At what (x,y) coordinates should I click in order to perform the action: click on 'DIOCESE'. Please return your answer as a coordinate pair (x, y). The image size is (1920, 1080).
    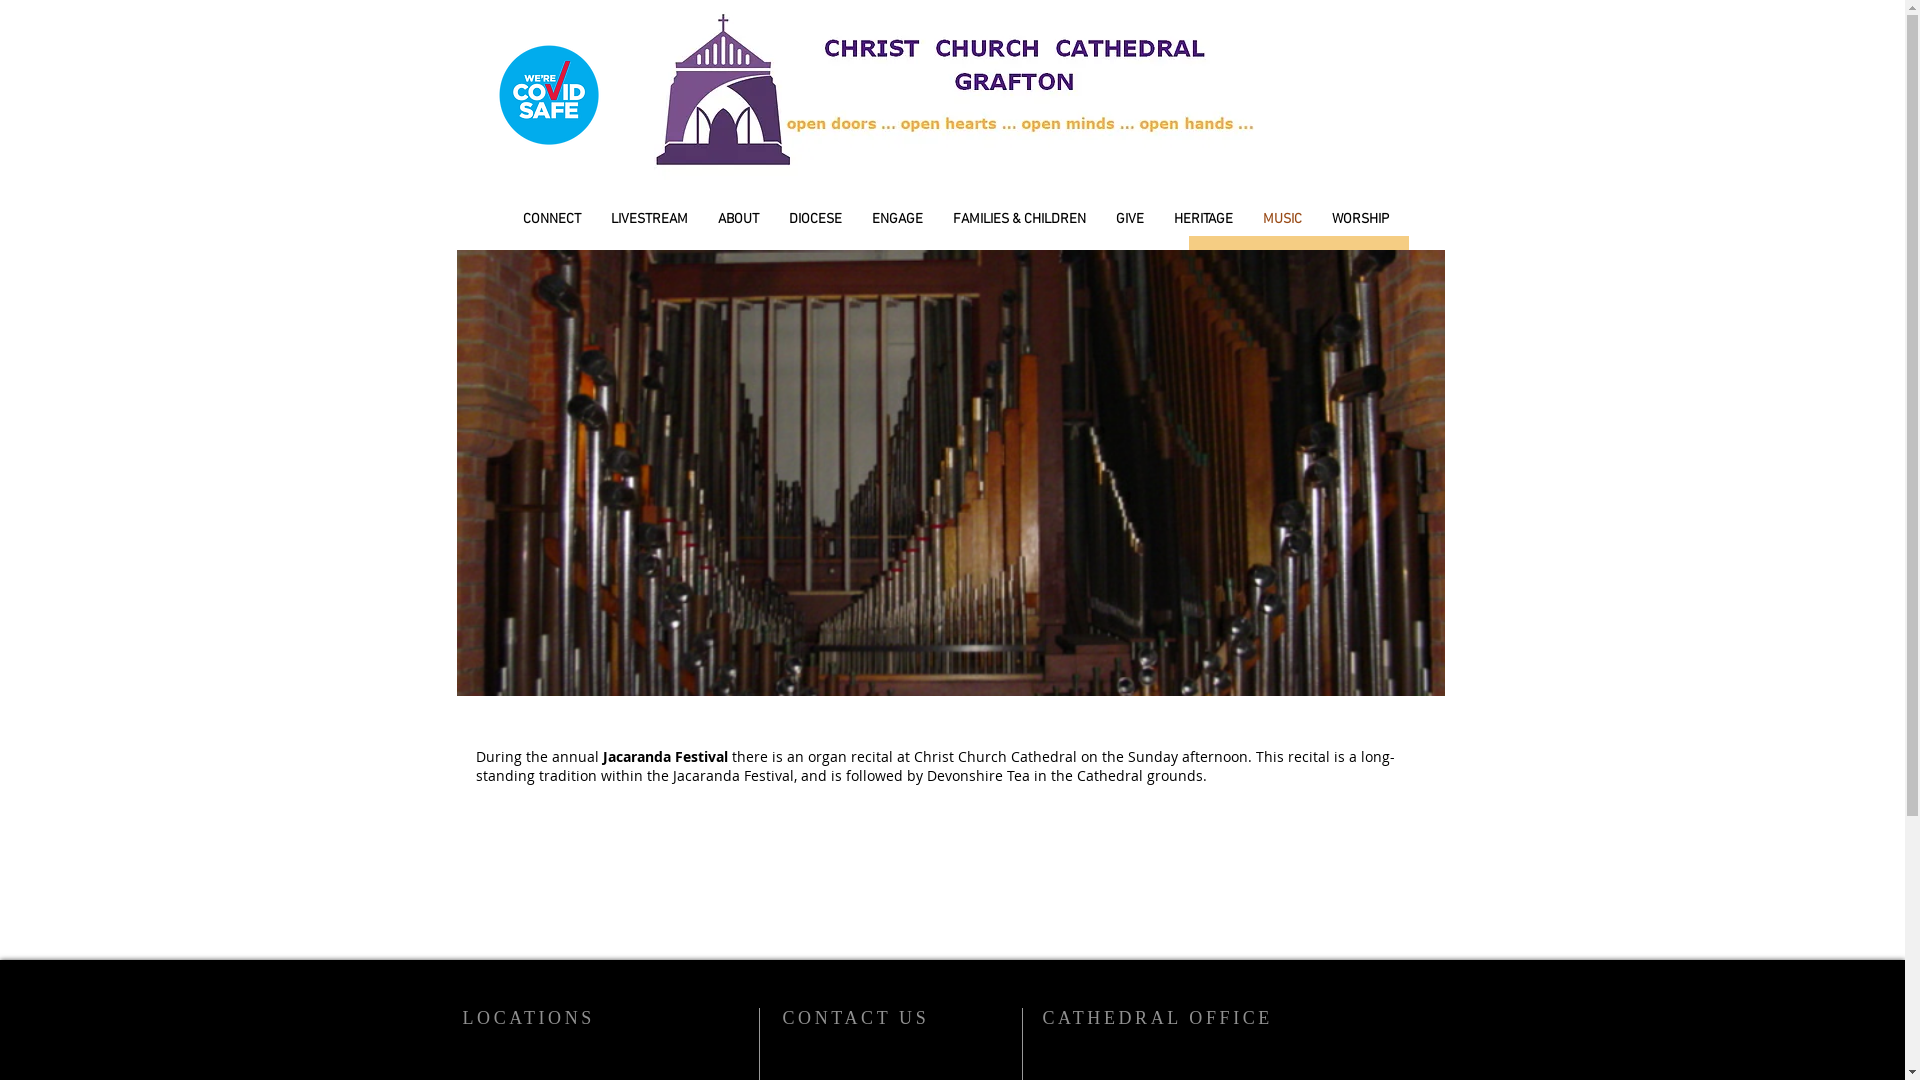
    Looking at the image, I should click on (815, 219).